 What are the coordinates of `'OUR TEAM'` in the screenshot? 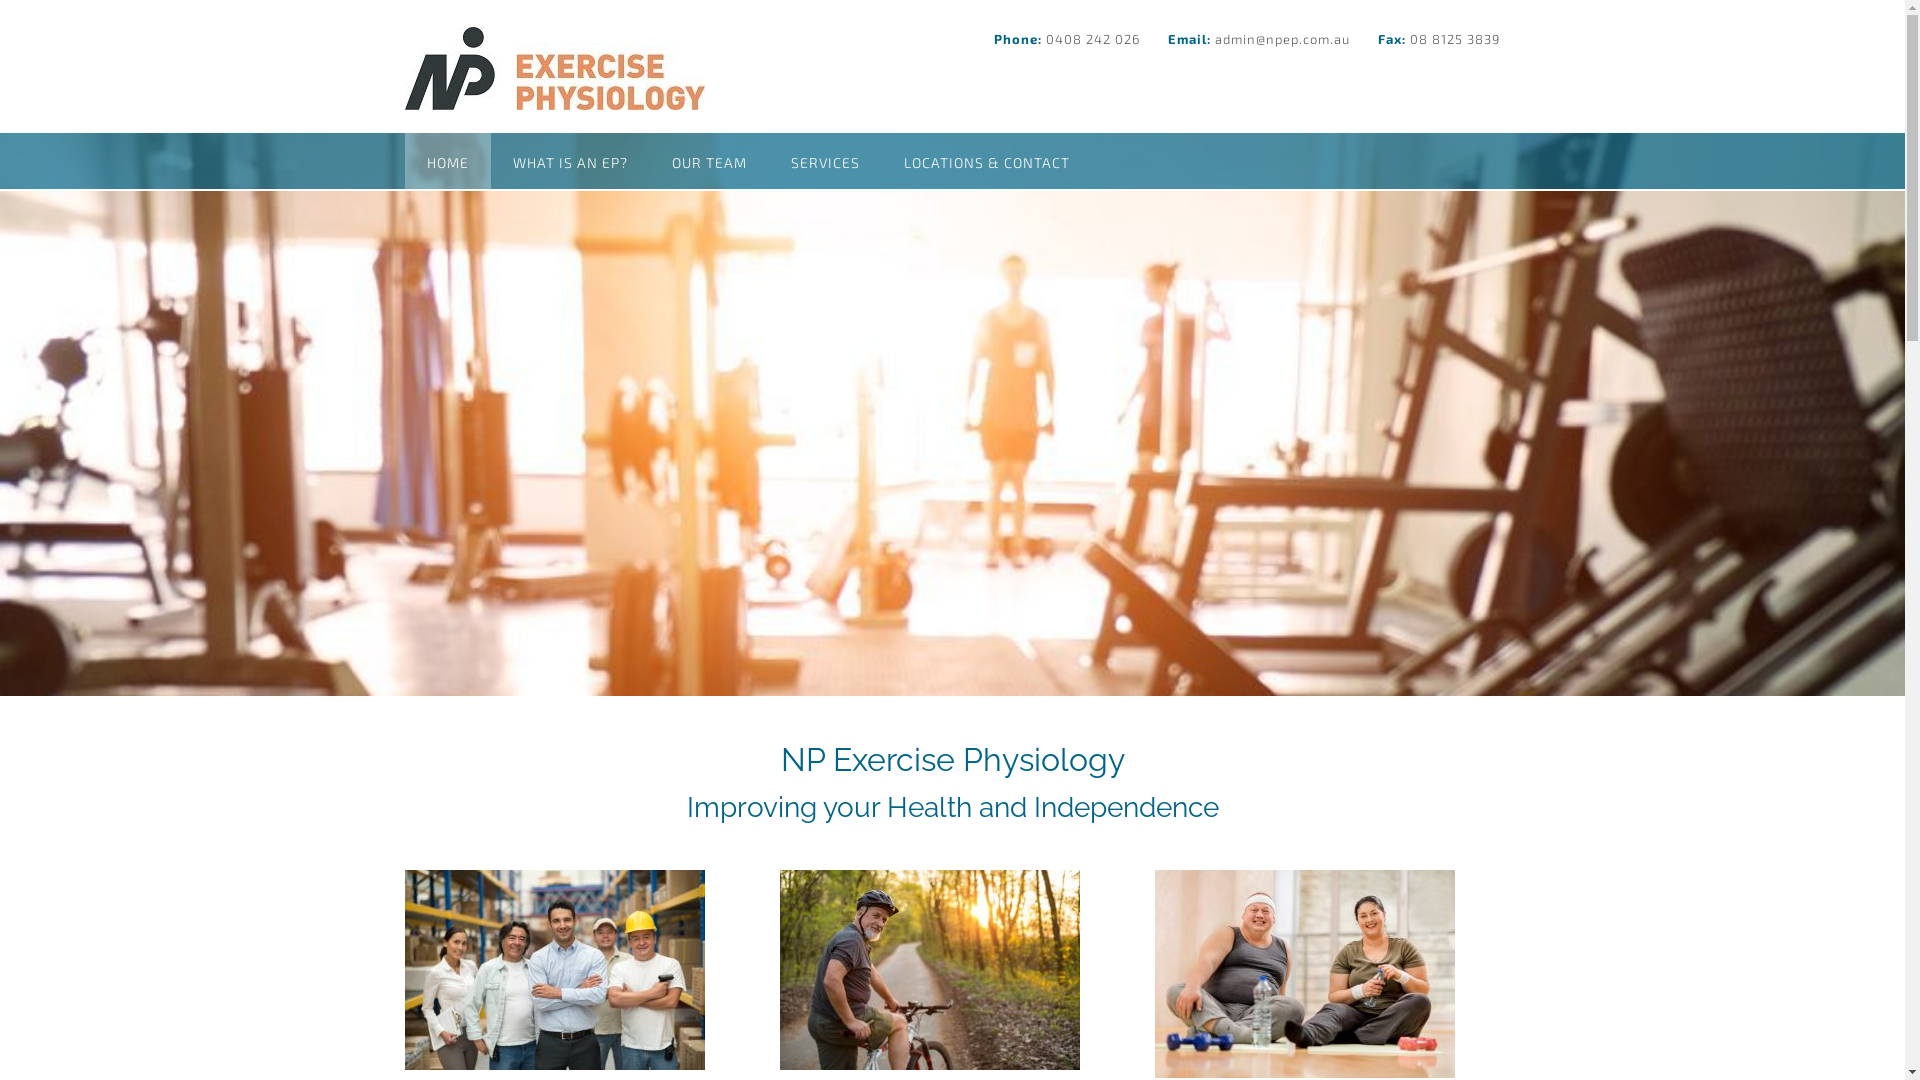 It's located at (709, 160).